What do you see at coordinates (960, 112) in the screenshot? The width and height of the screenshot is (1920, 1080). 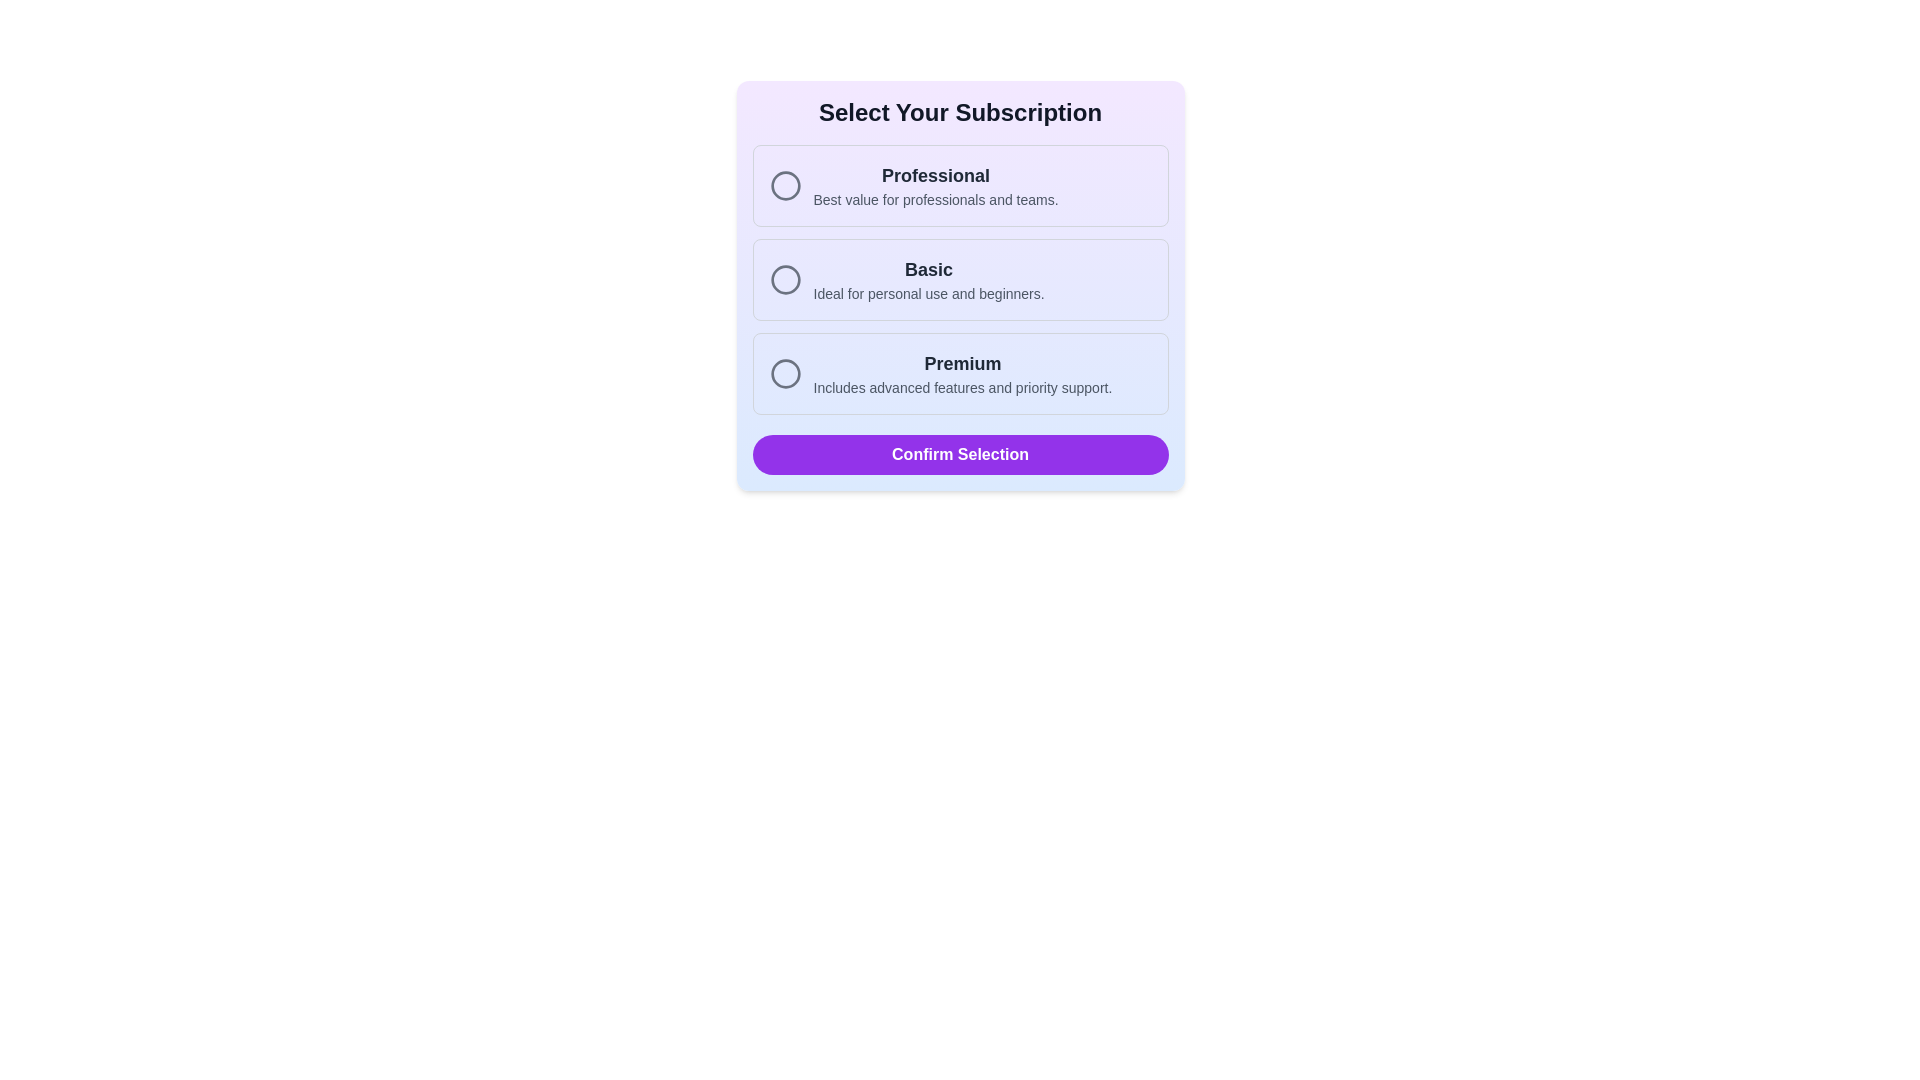 I see `the 'Select Your Subscription' text element displayed in bold and large font at the top of the subscription selection panel` at bounding box center [960, 112].